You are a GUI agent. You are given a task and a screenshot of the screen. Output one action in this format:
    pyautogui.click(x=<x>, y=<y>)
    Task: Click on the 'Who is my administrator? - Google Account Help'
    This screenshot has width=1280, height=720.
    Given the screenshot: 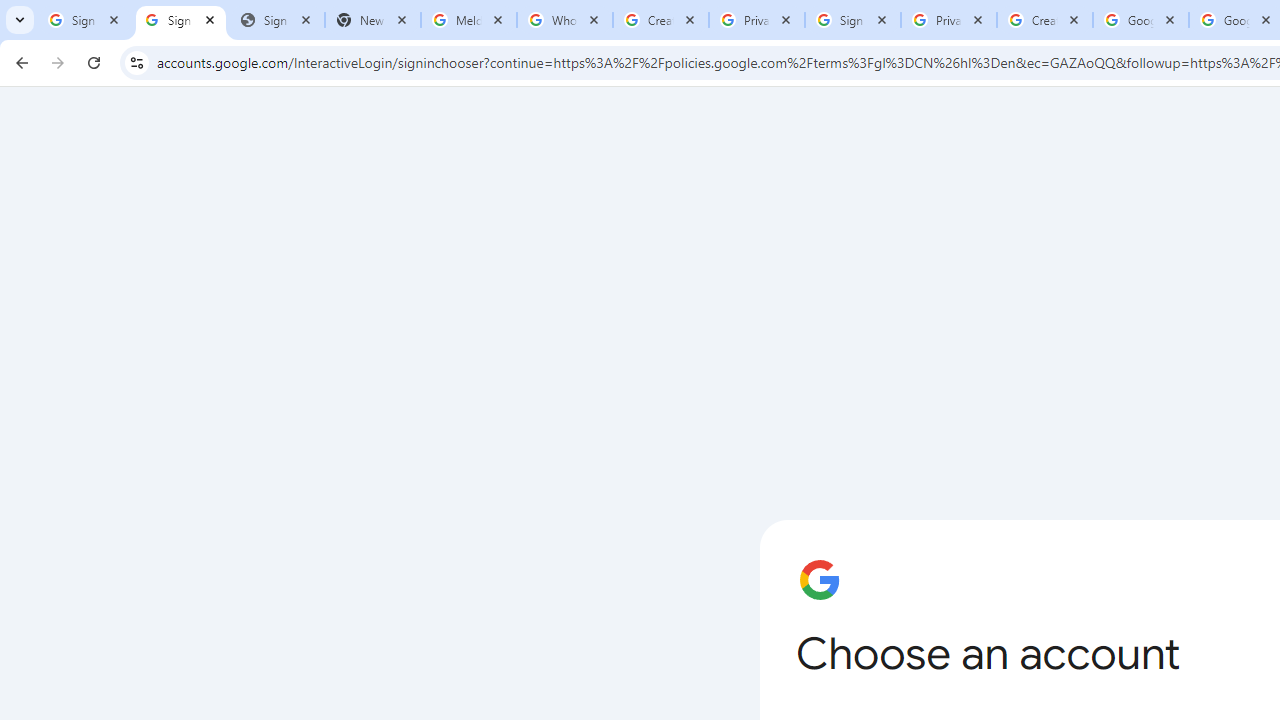 What is the action you would take?
    pyautogui.click(x=564, y=20)
    